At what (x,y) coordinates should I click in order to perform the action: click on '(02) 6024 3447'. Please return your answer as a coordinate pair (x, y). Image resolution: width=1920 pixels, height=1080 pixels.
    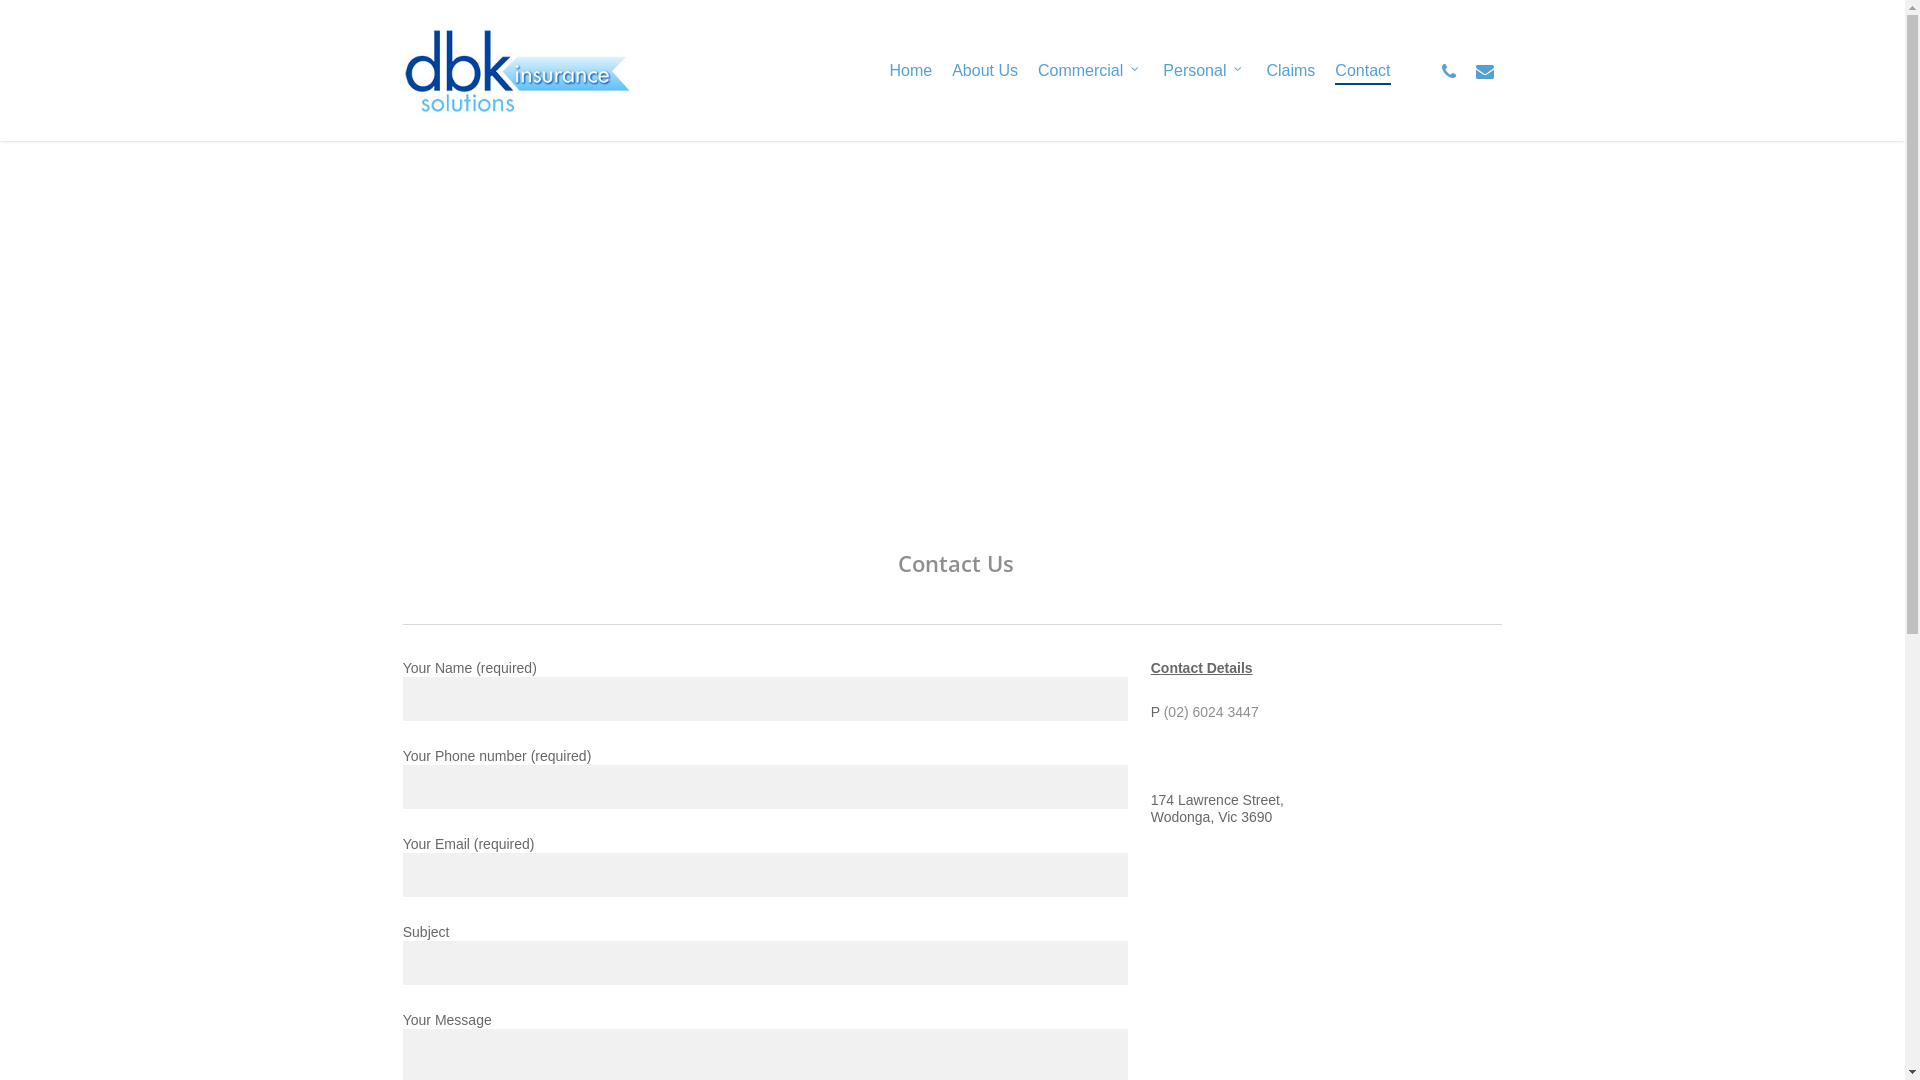
    Looking at the image, I should click on (1210, 711).